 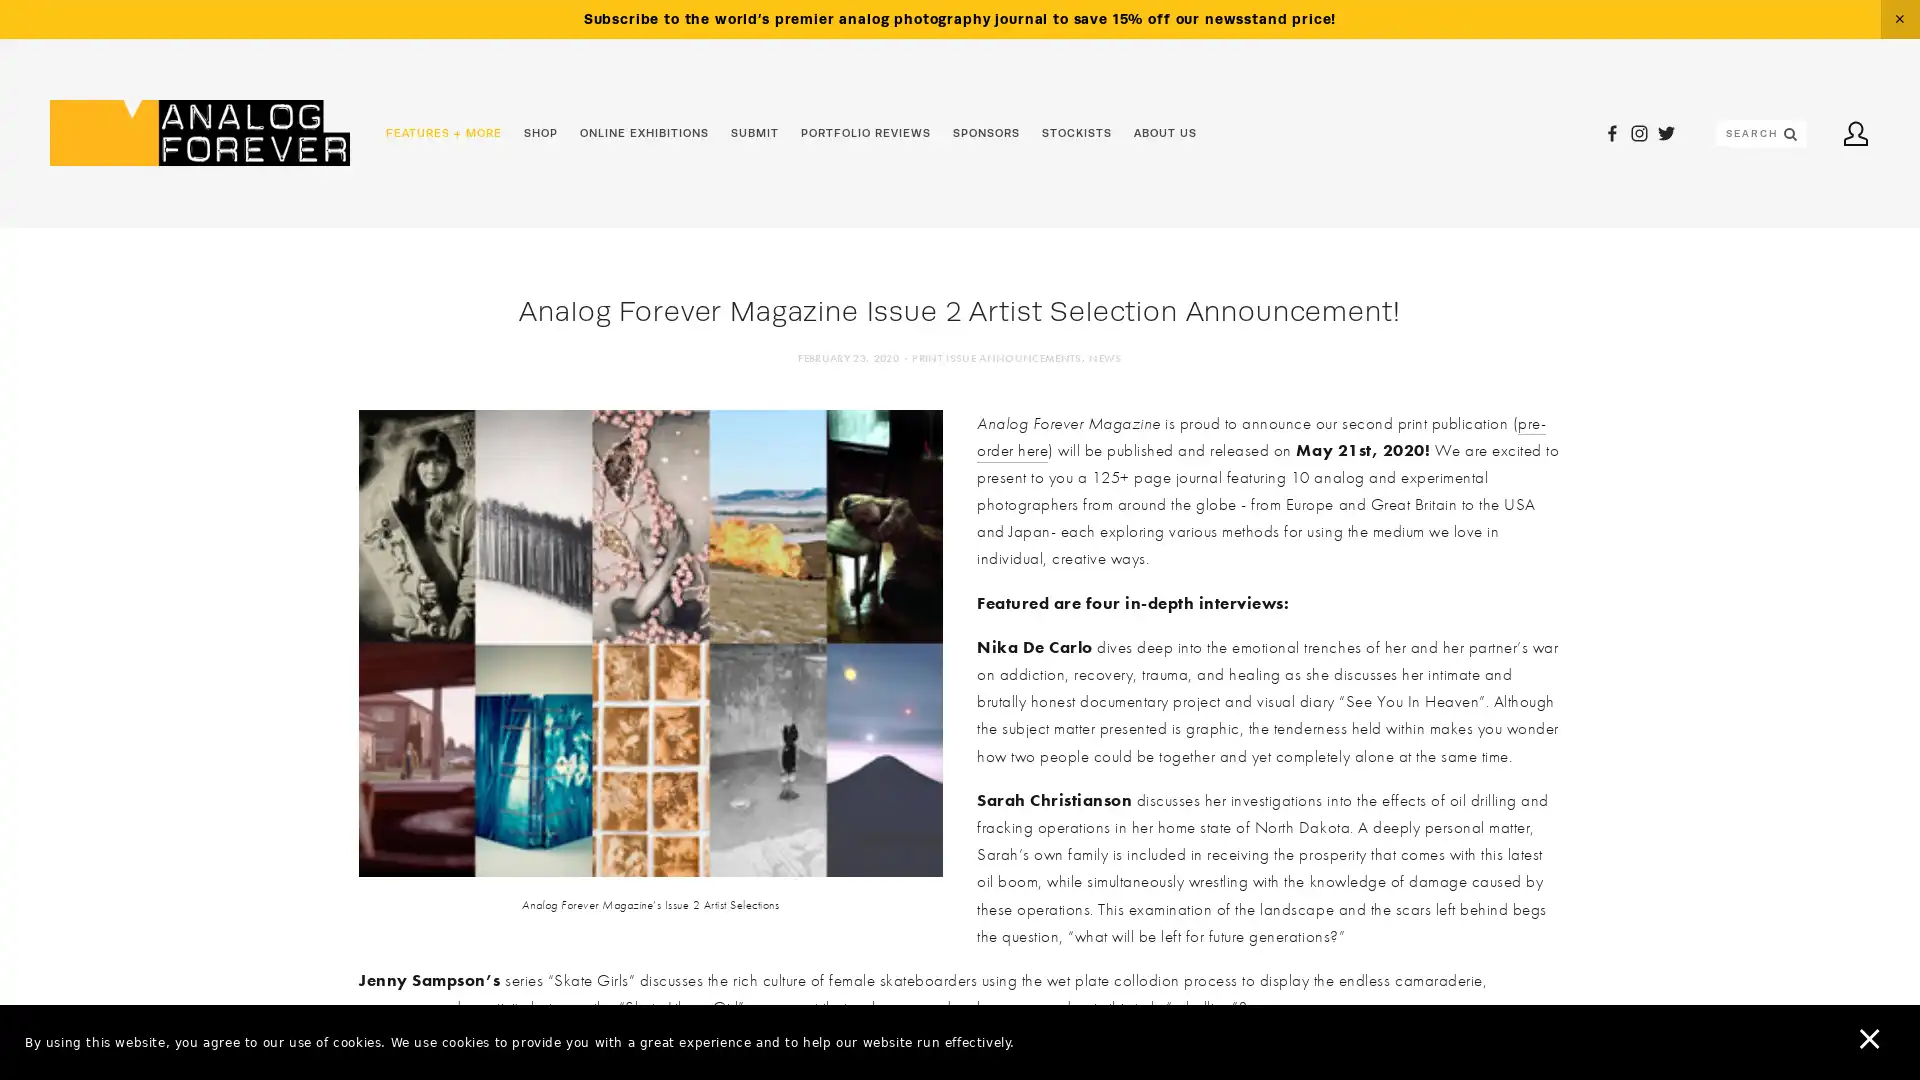 What do you see at coordinates (1877, 39) in the screenshot?
I see `Close` at bounding box center [1877, 39].